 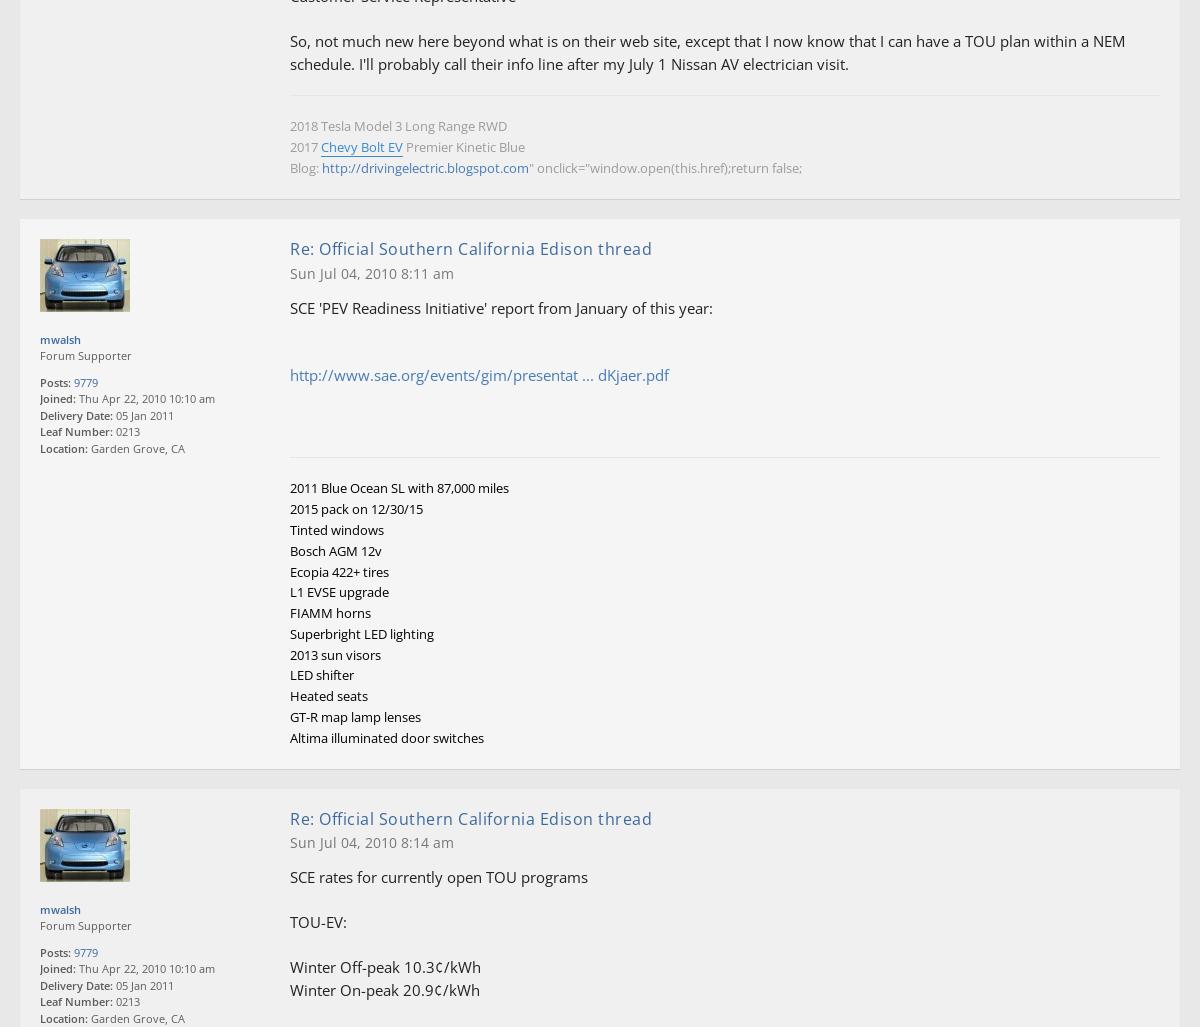 I want to click on 'Blog:', so click(x=306, y=168).